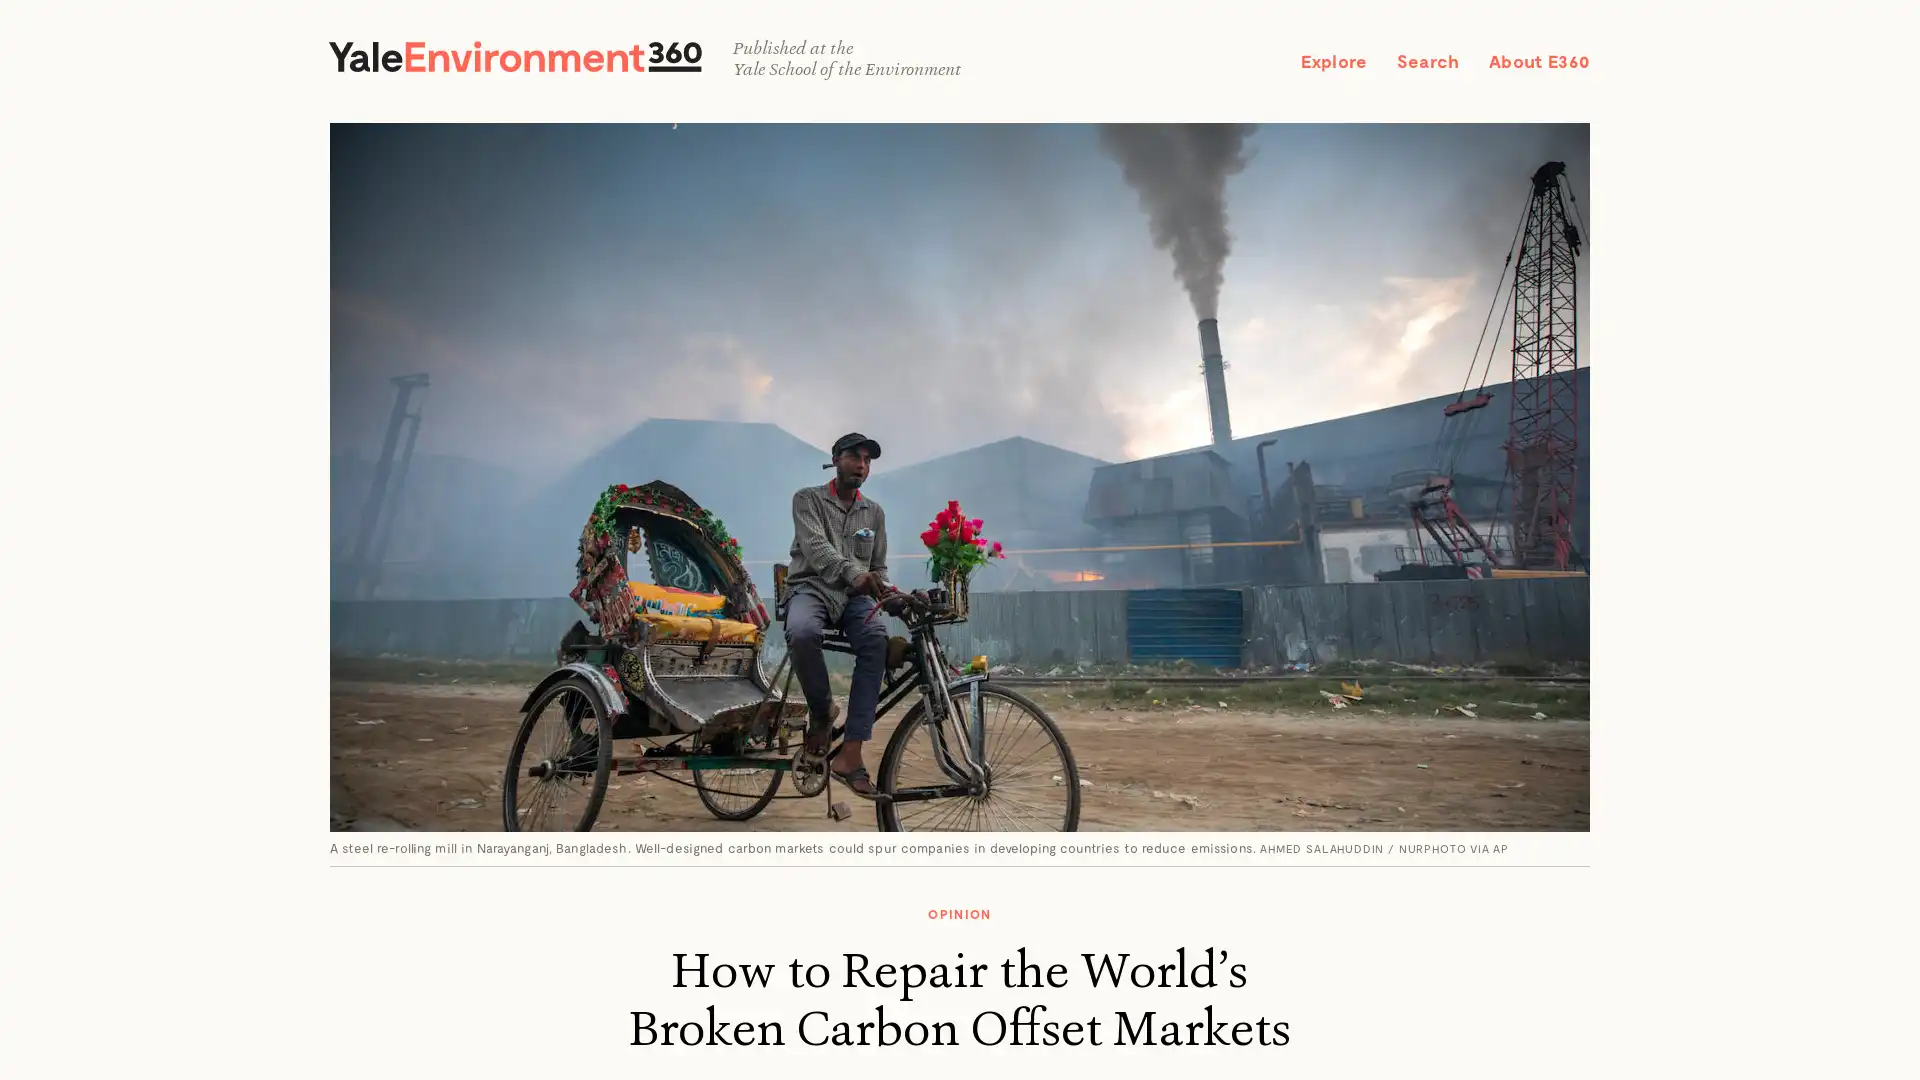  Describe the element at coordinates (1191, 375) in the screenshot. I see `Close this dialog` at that location.